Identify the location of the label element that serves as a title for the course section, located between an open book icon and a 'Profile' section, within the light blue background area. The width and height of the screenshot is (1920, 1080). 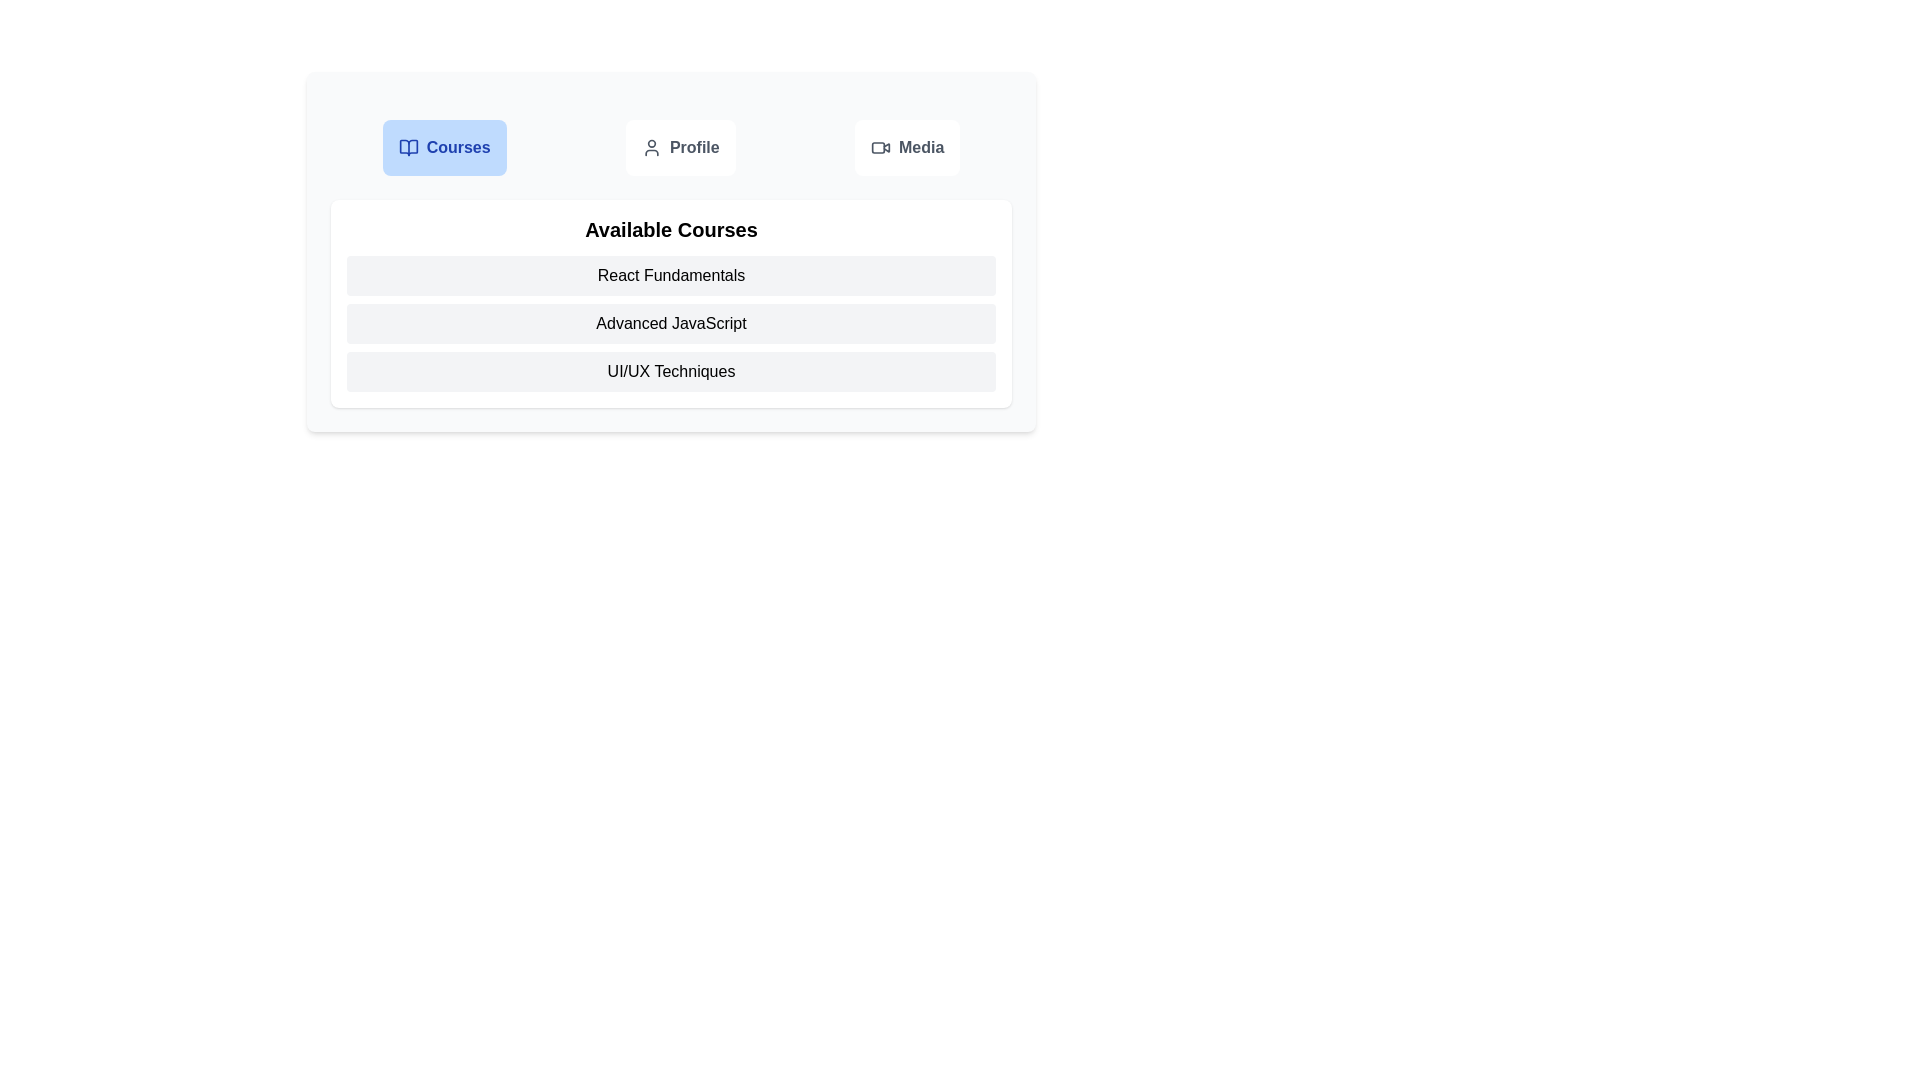
(457, 146).